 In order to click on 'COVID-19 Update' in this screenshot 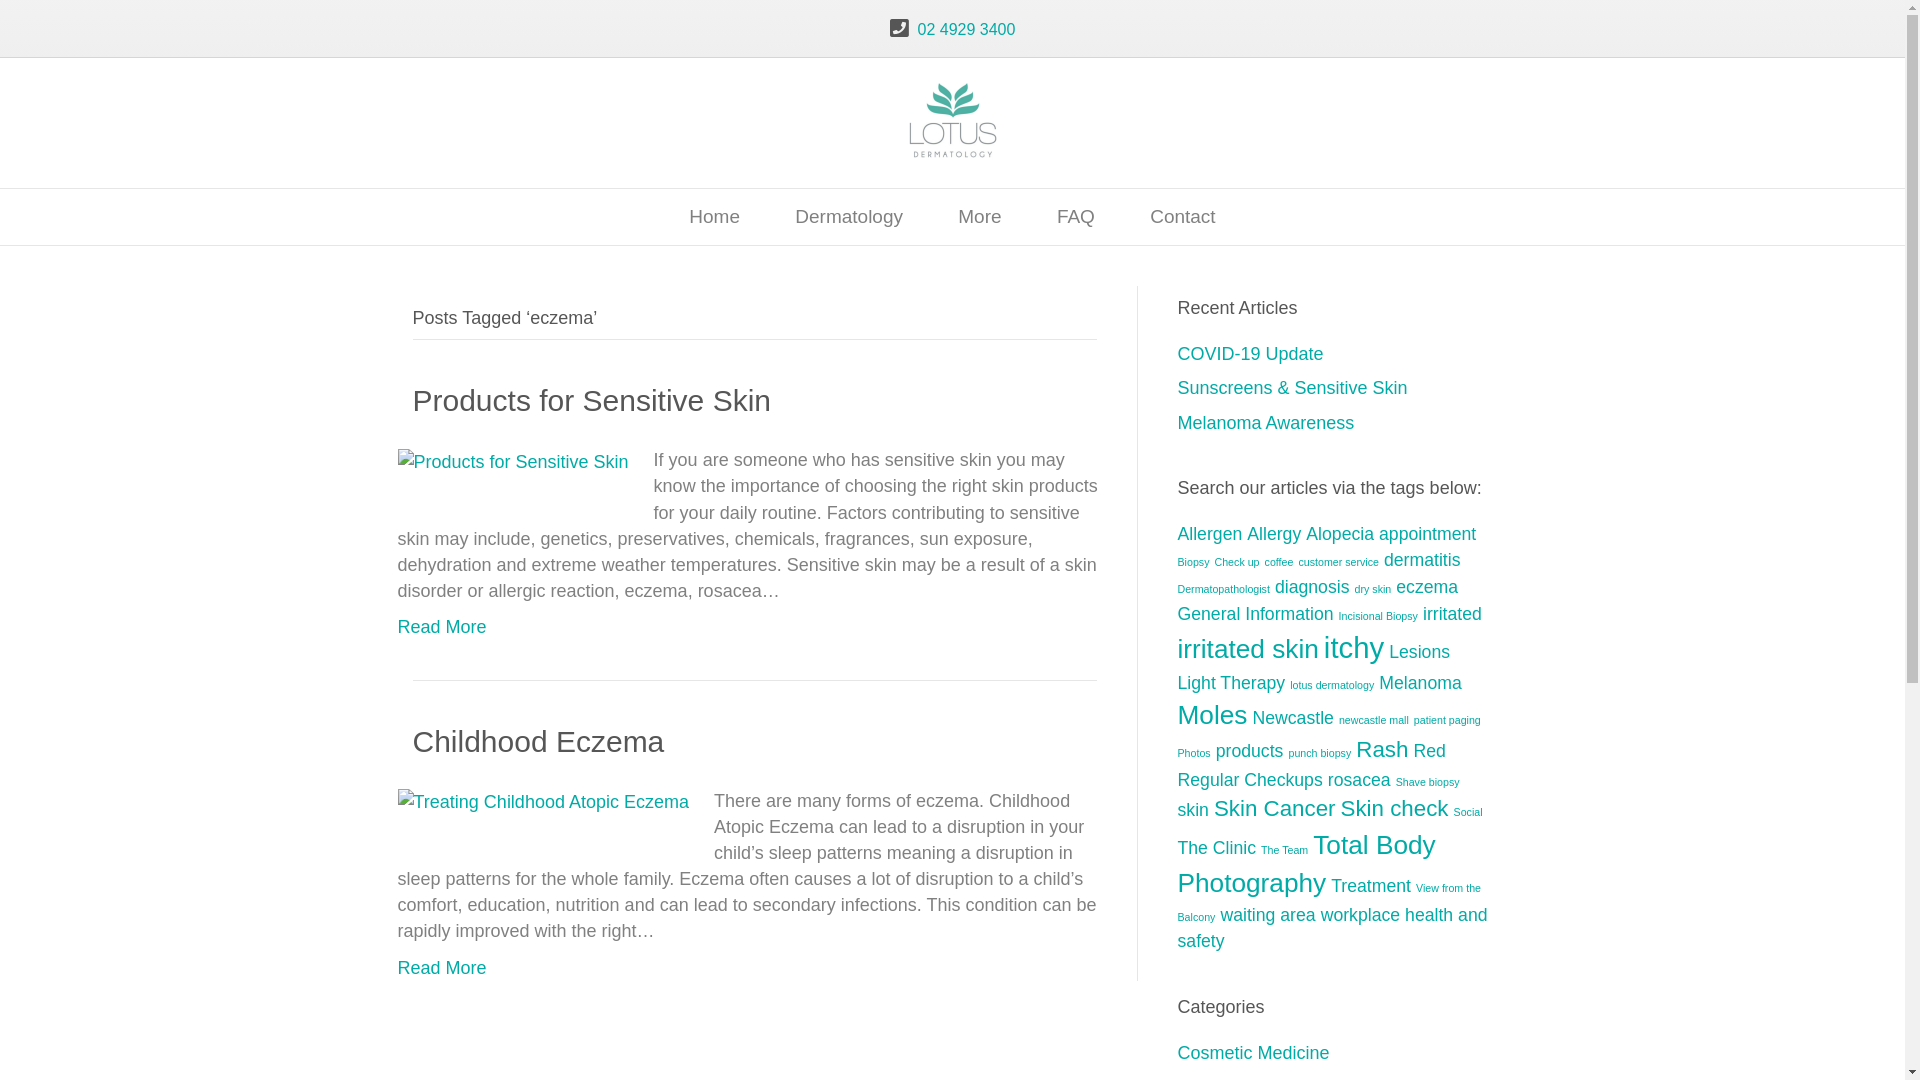, I will do `click(1250, 353)`.